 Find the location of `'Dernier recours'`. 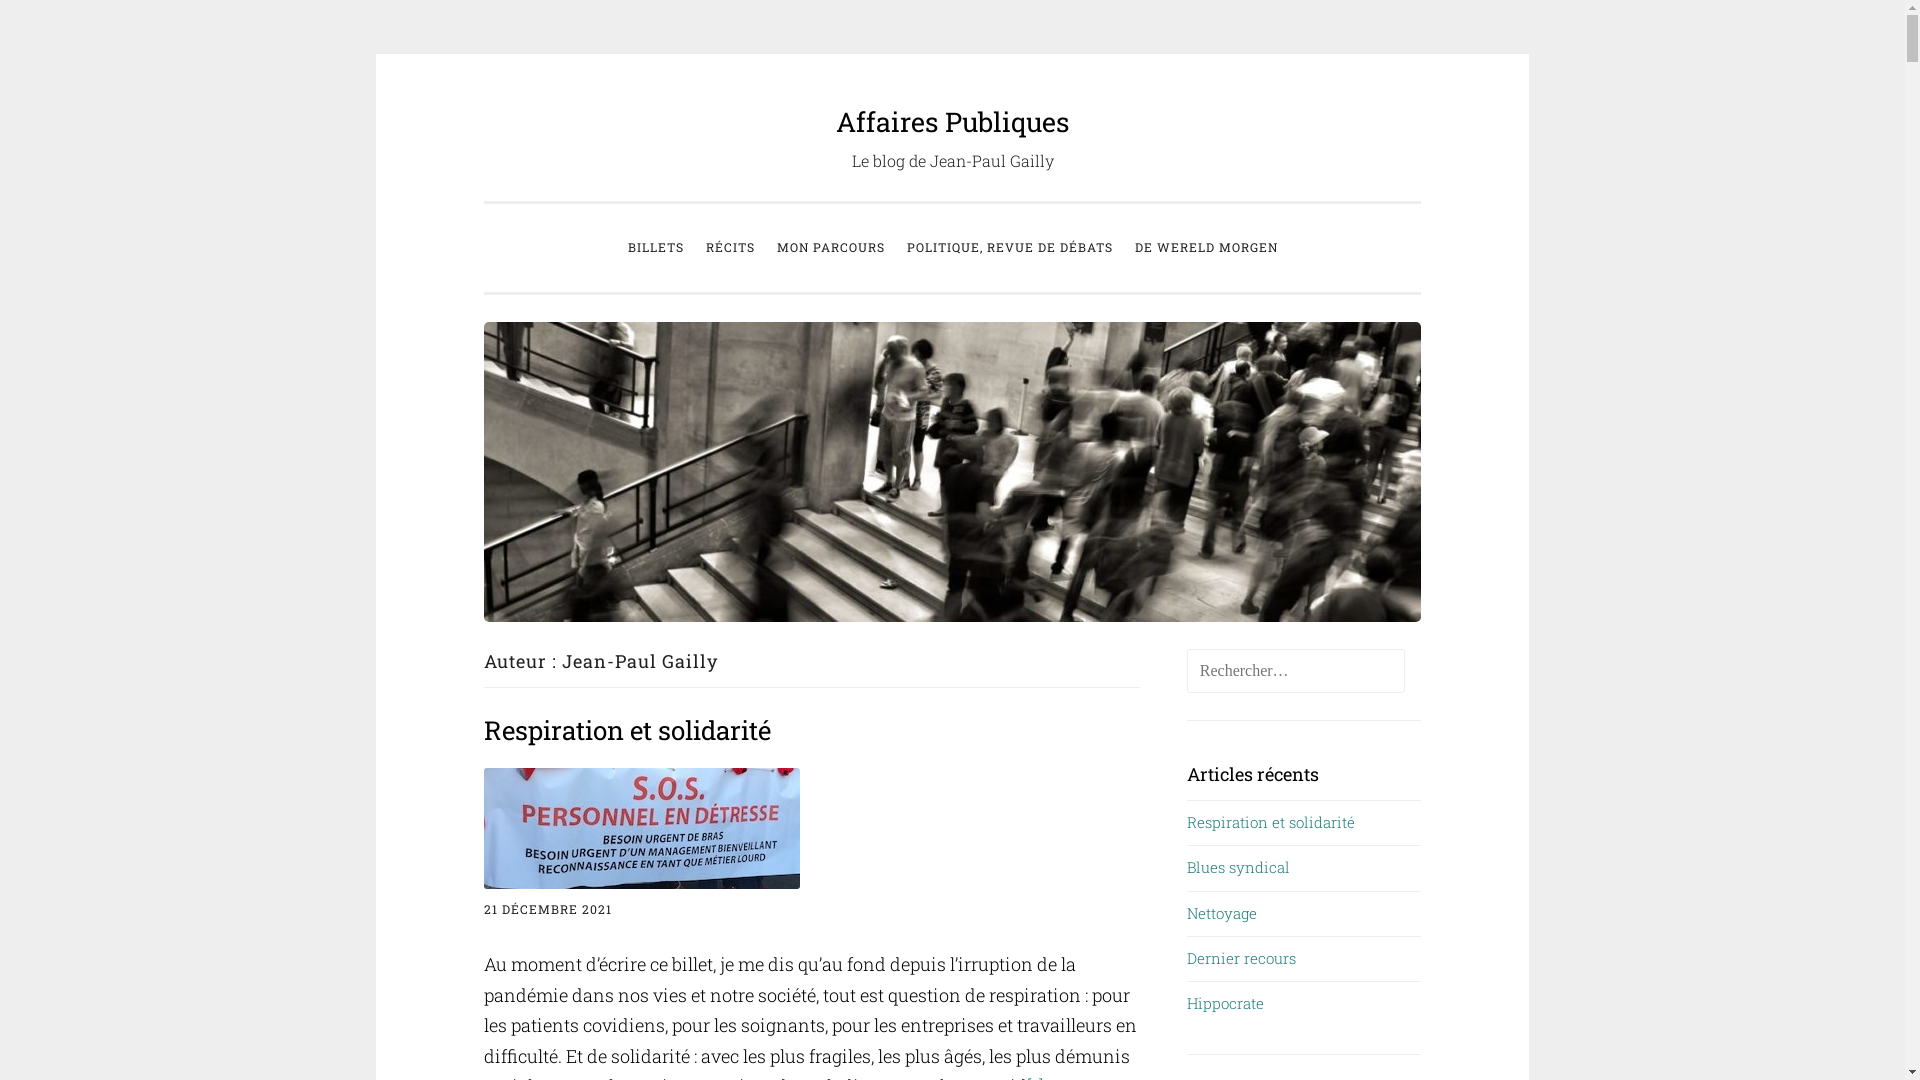

'Dernier recours' is located at coordinates (1186, 956).